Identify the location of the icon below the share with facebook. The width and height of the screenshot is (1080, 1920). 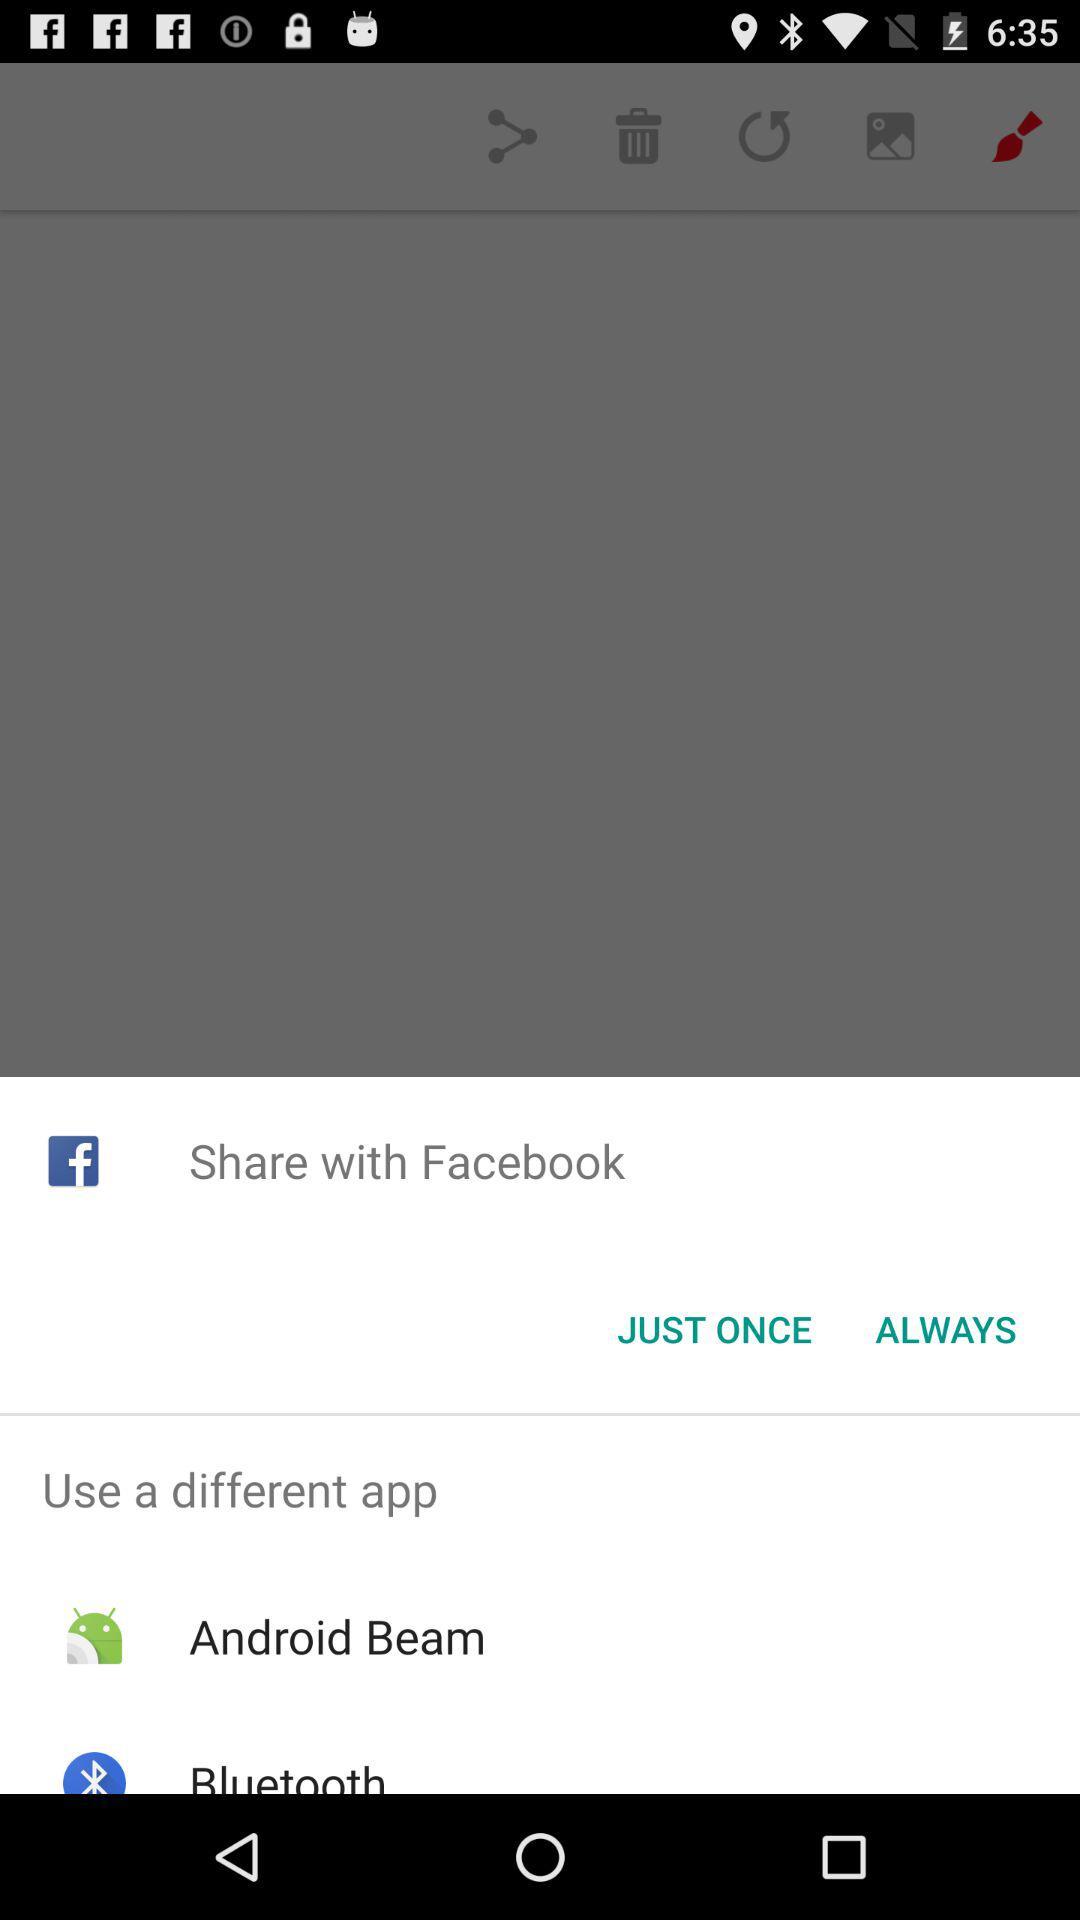
(713, 1329).